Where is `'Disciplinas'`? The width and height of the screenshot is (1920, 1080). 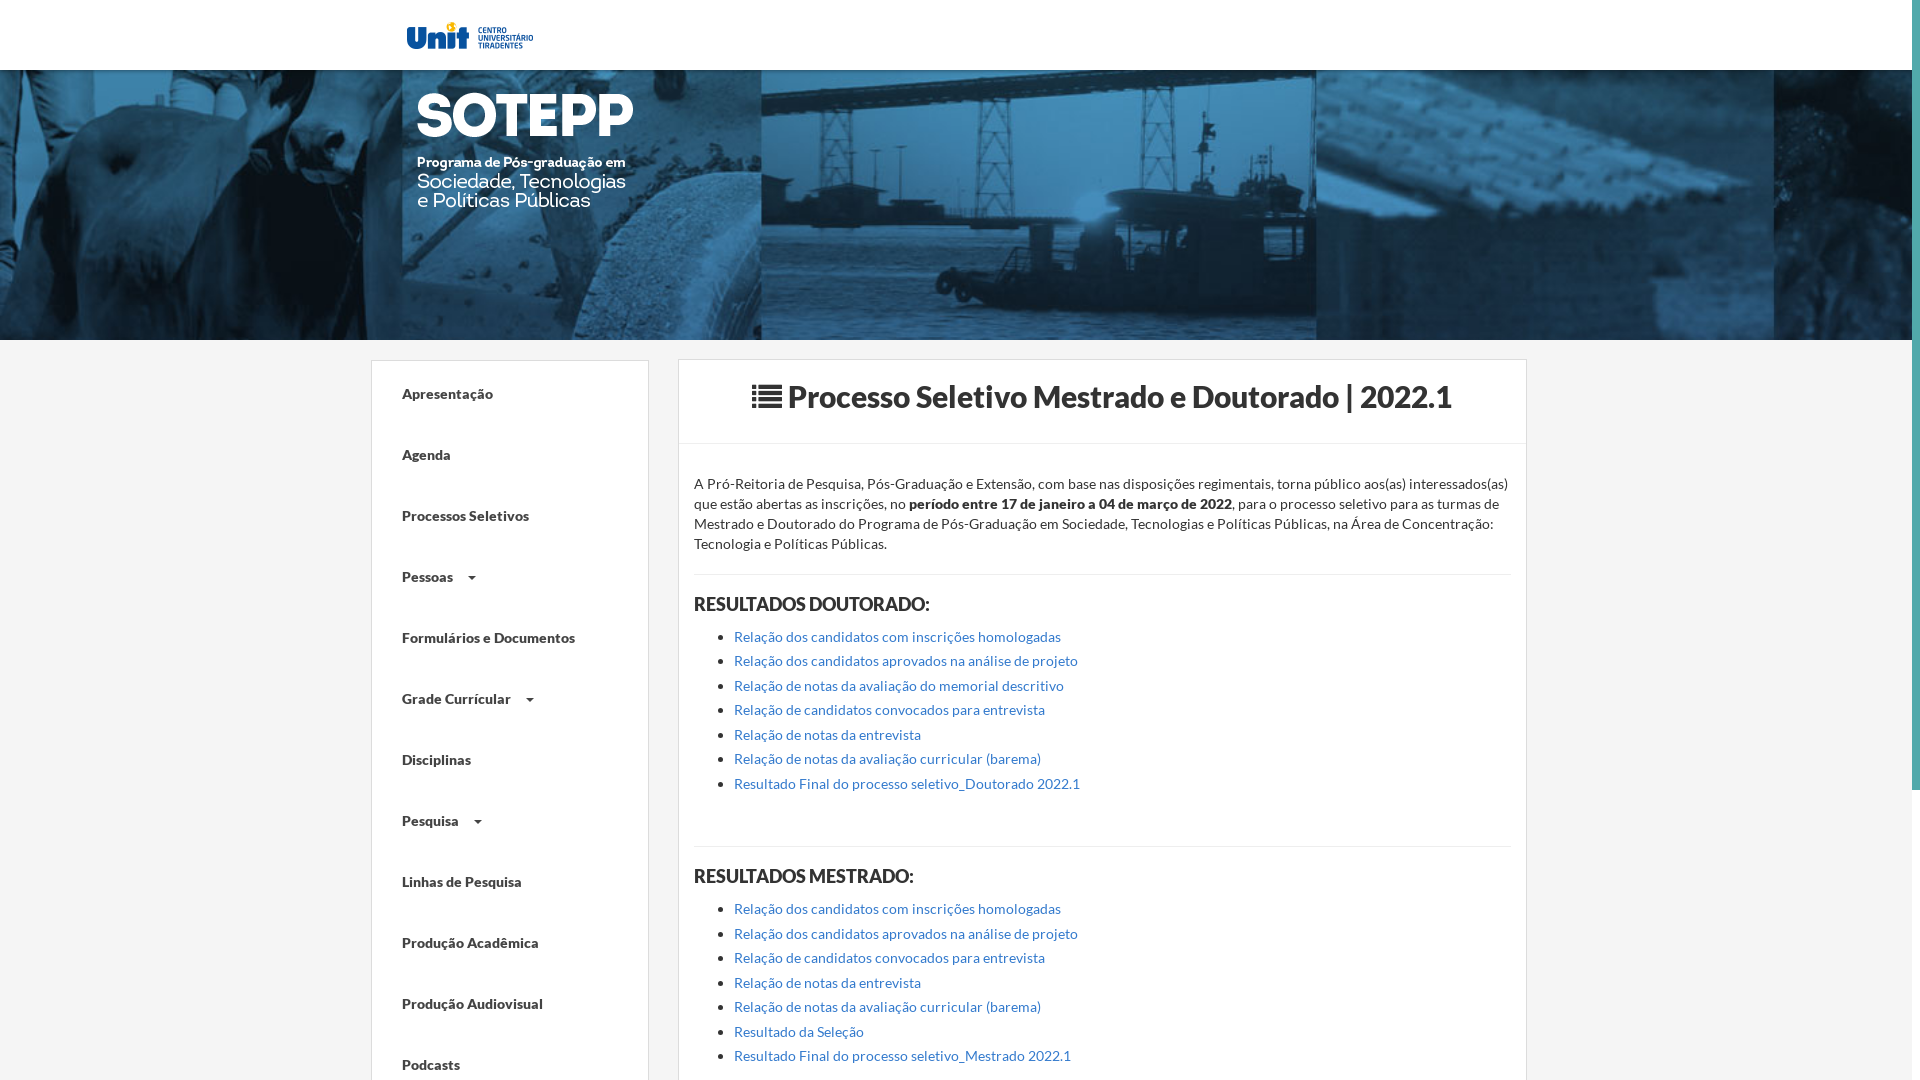
'Disciplinas' is located at coordinates (493, 757).